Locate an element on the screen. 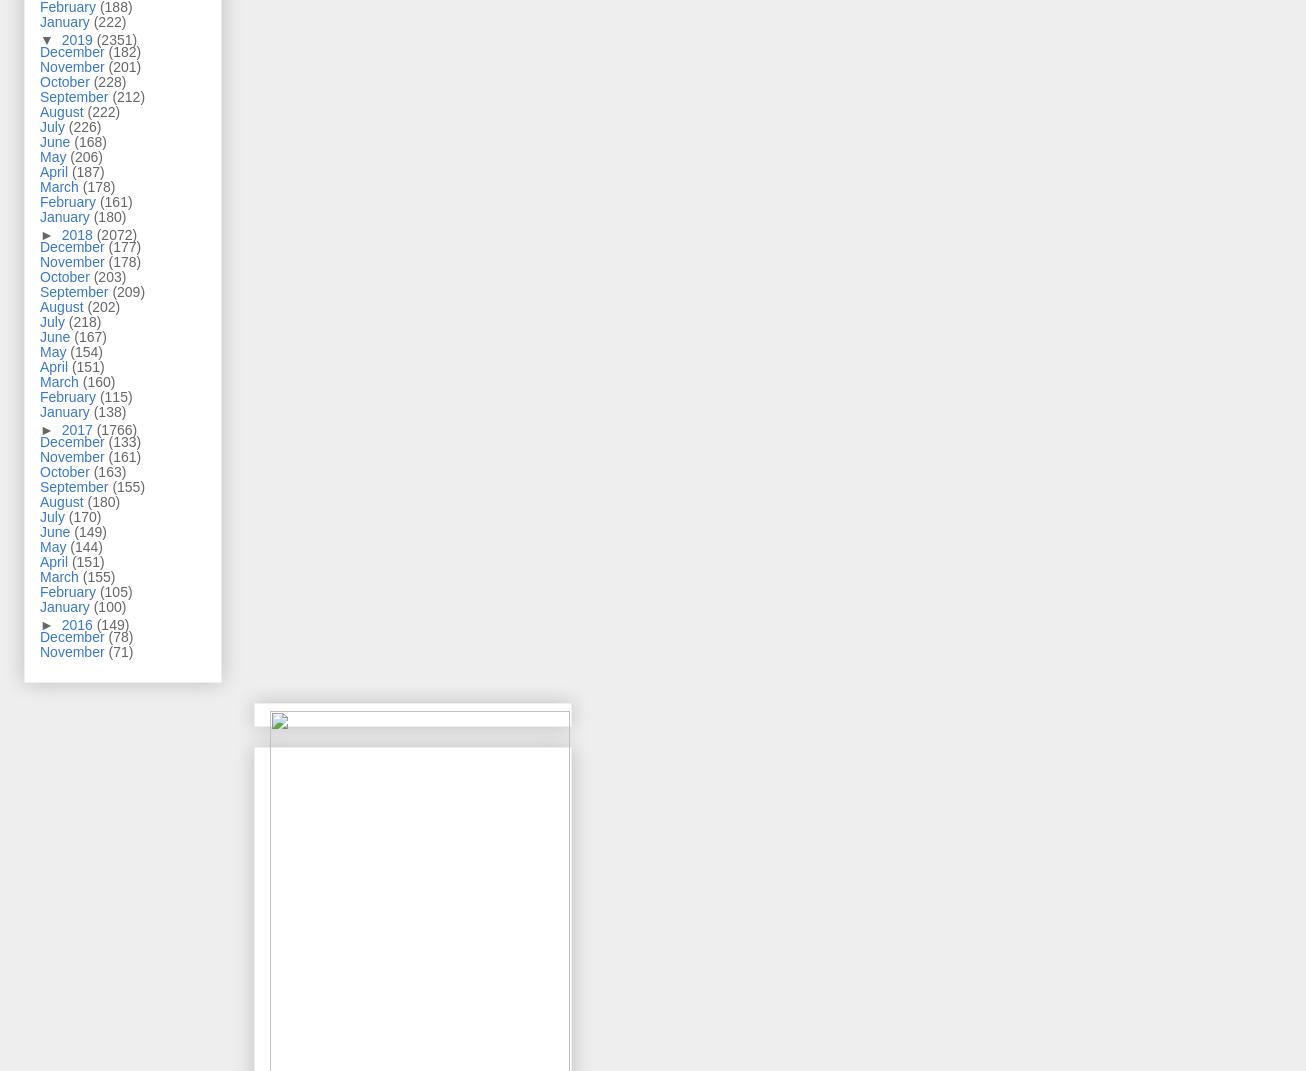  '(228)' is located at coordinates (108, 80).